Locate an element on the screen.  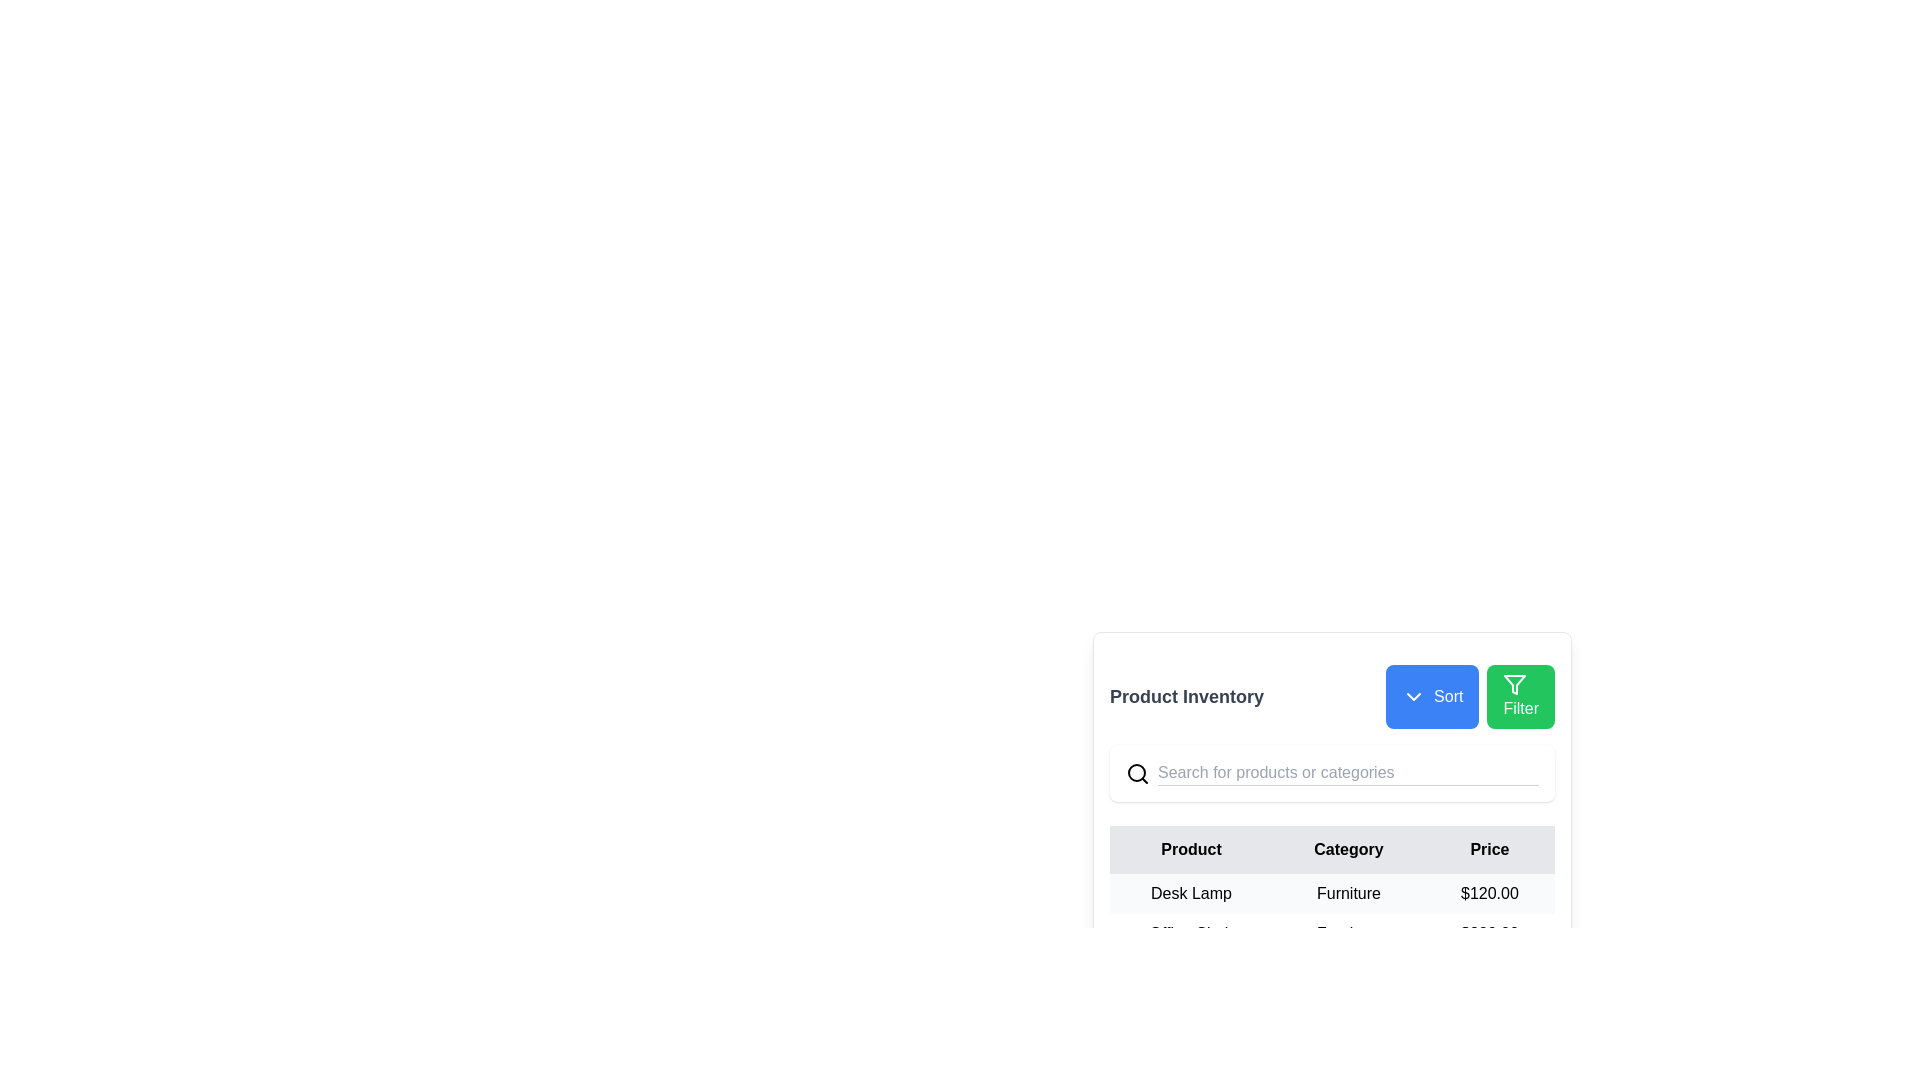
the downward chevron icon inside the blue 'Sort' button to interact with the dropdown menu is located at coordinates (1413, 696).